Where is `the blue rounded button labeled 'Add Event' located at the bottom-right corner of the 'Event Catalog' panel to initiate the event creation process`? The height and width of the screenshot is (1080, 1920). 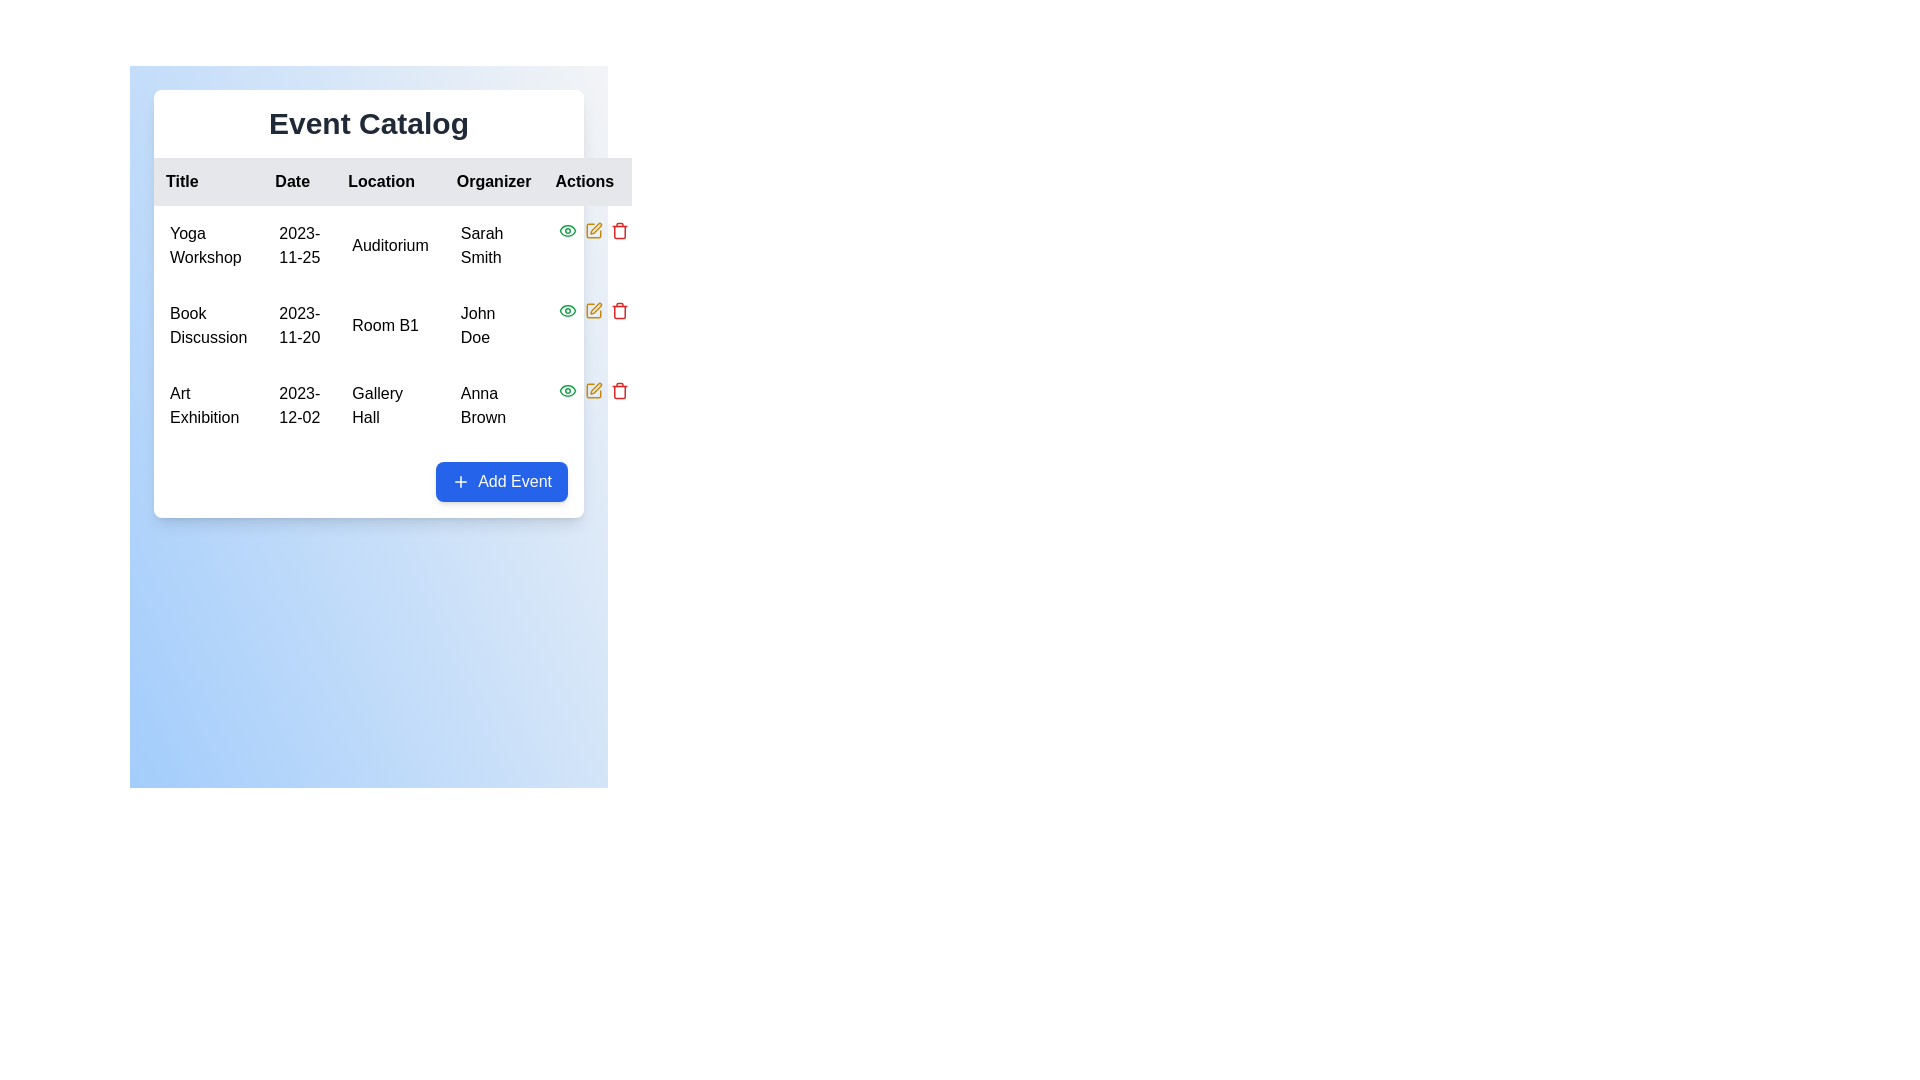
the blue rounded button labeled 'Add Event' located at the bottom-right corner of the 'Event Catalog' panel to initiate the event creation process is located at coordinates (369, 482).